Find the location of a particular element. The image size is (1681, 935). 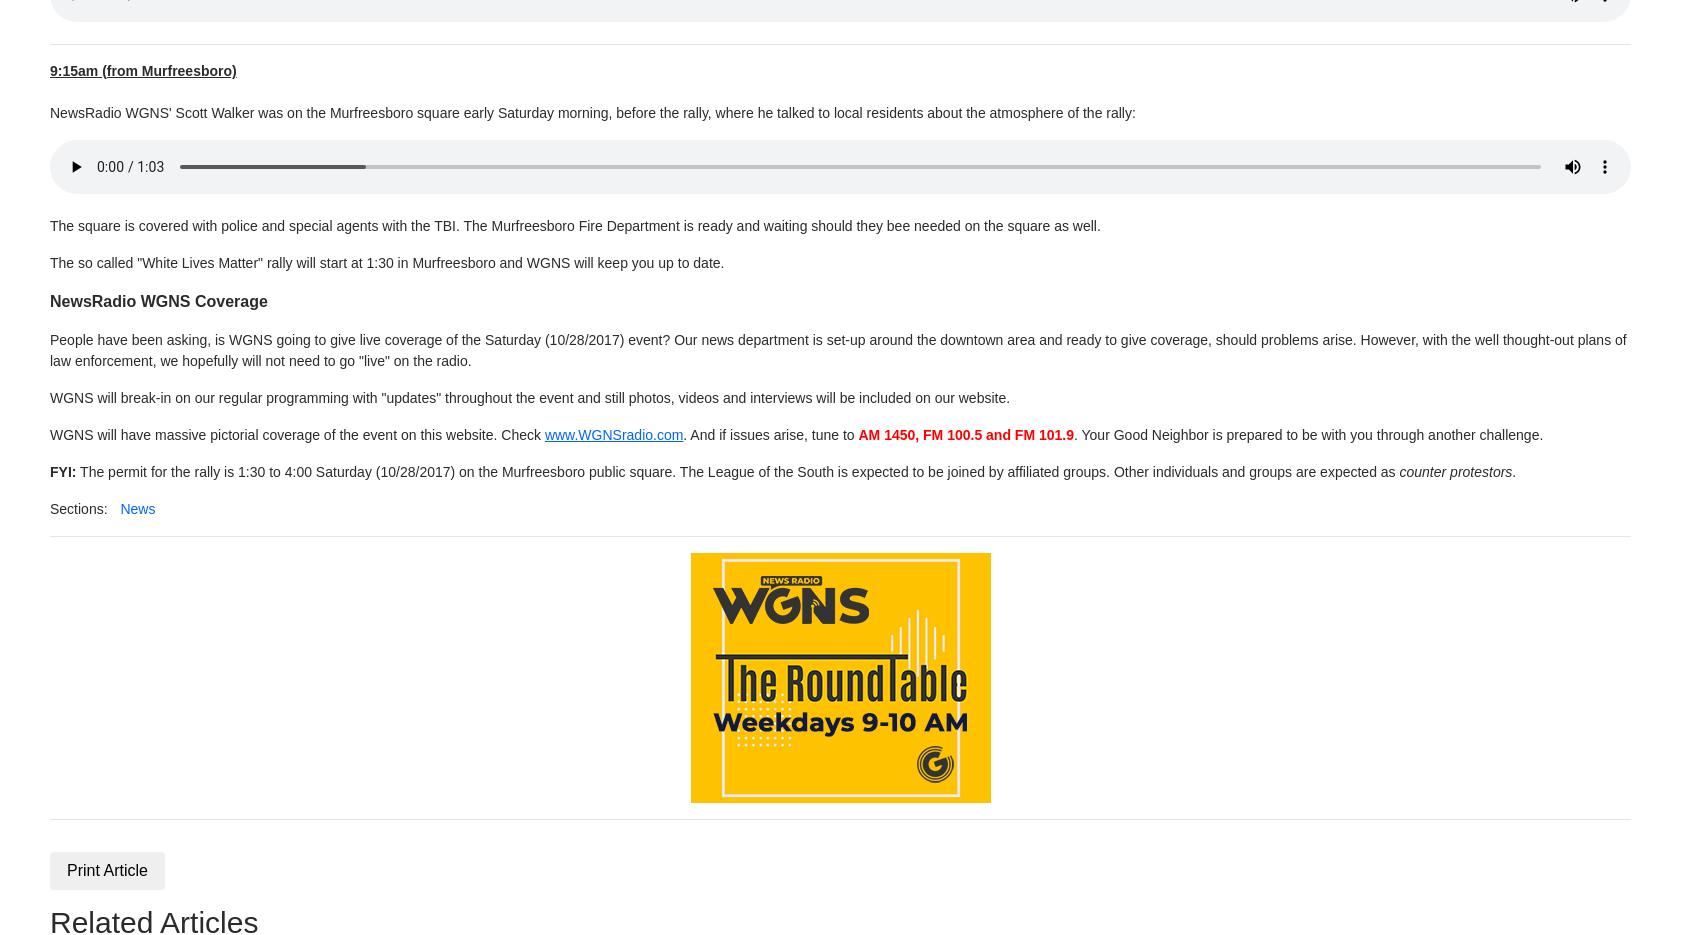

'The so called "White Lives Matter" rally will start at 1:30 in Murfreesboro and WGNS will keep you up to date.' is located at coordinates (385, 260).